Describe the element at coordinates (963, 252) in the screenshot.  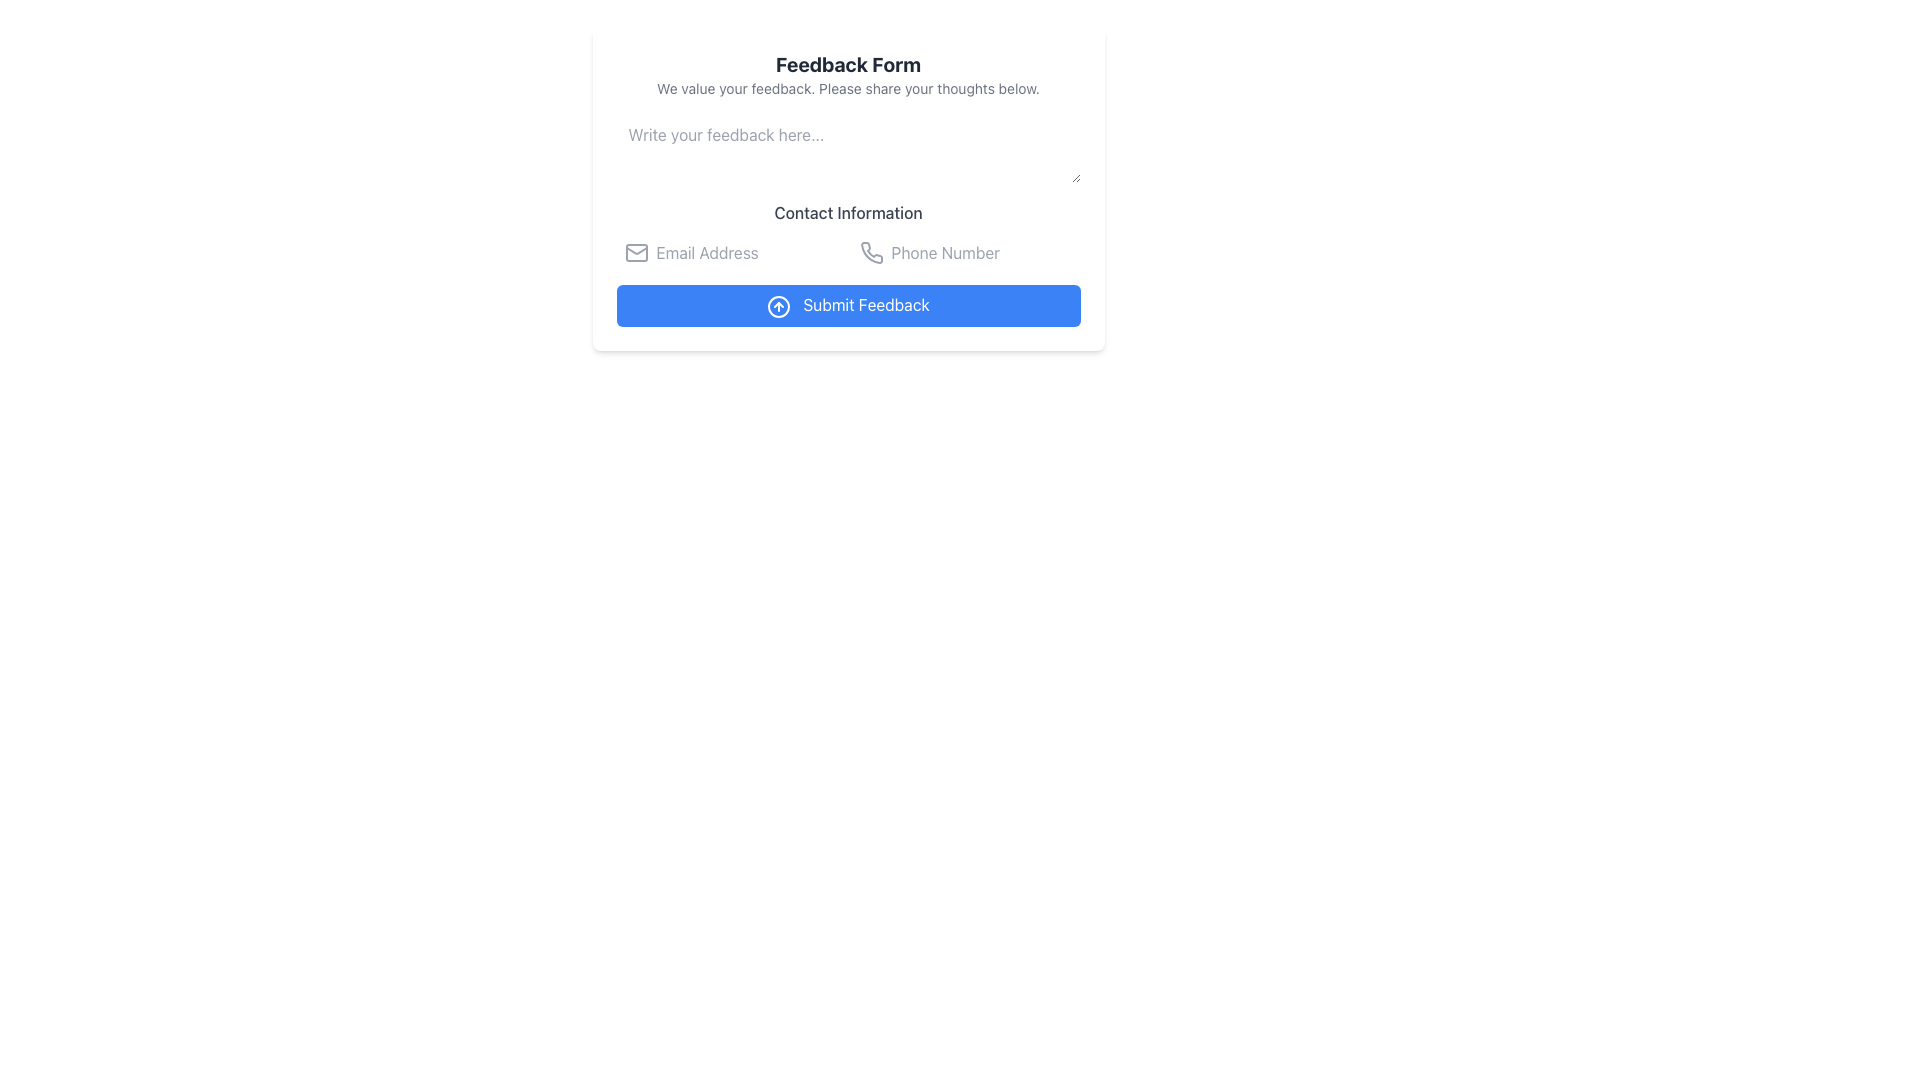
I see `the second input field for phone number entry, located under the 'Contact Information' label` at that location.